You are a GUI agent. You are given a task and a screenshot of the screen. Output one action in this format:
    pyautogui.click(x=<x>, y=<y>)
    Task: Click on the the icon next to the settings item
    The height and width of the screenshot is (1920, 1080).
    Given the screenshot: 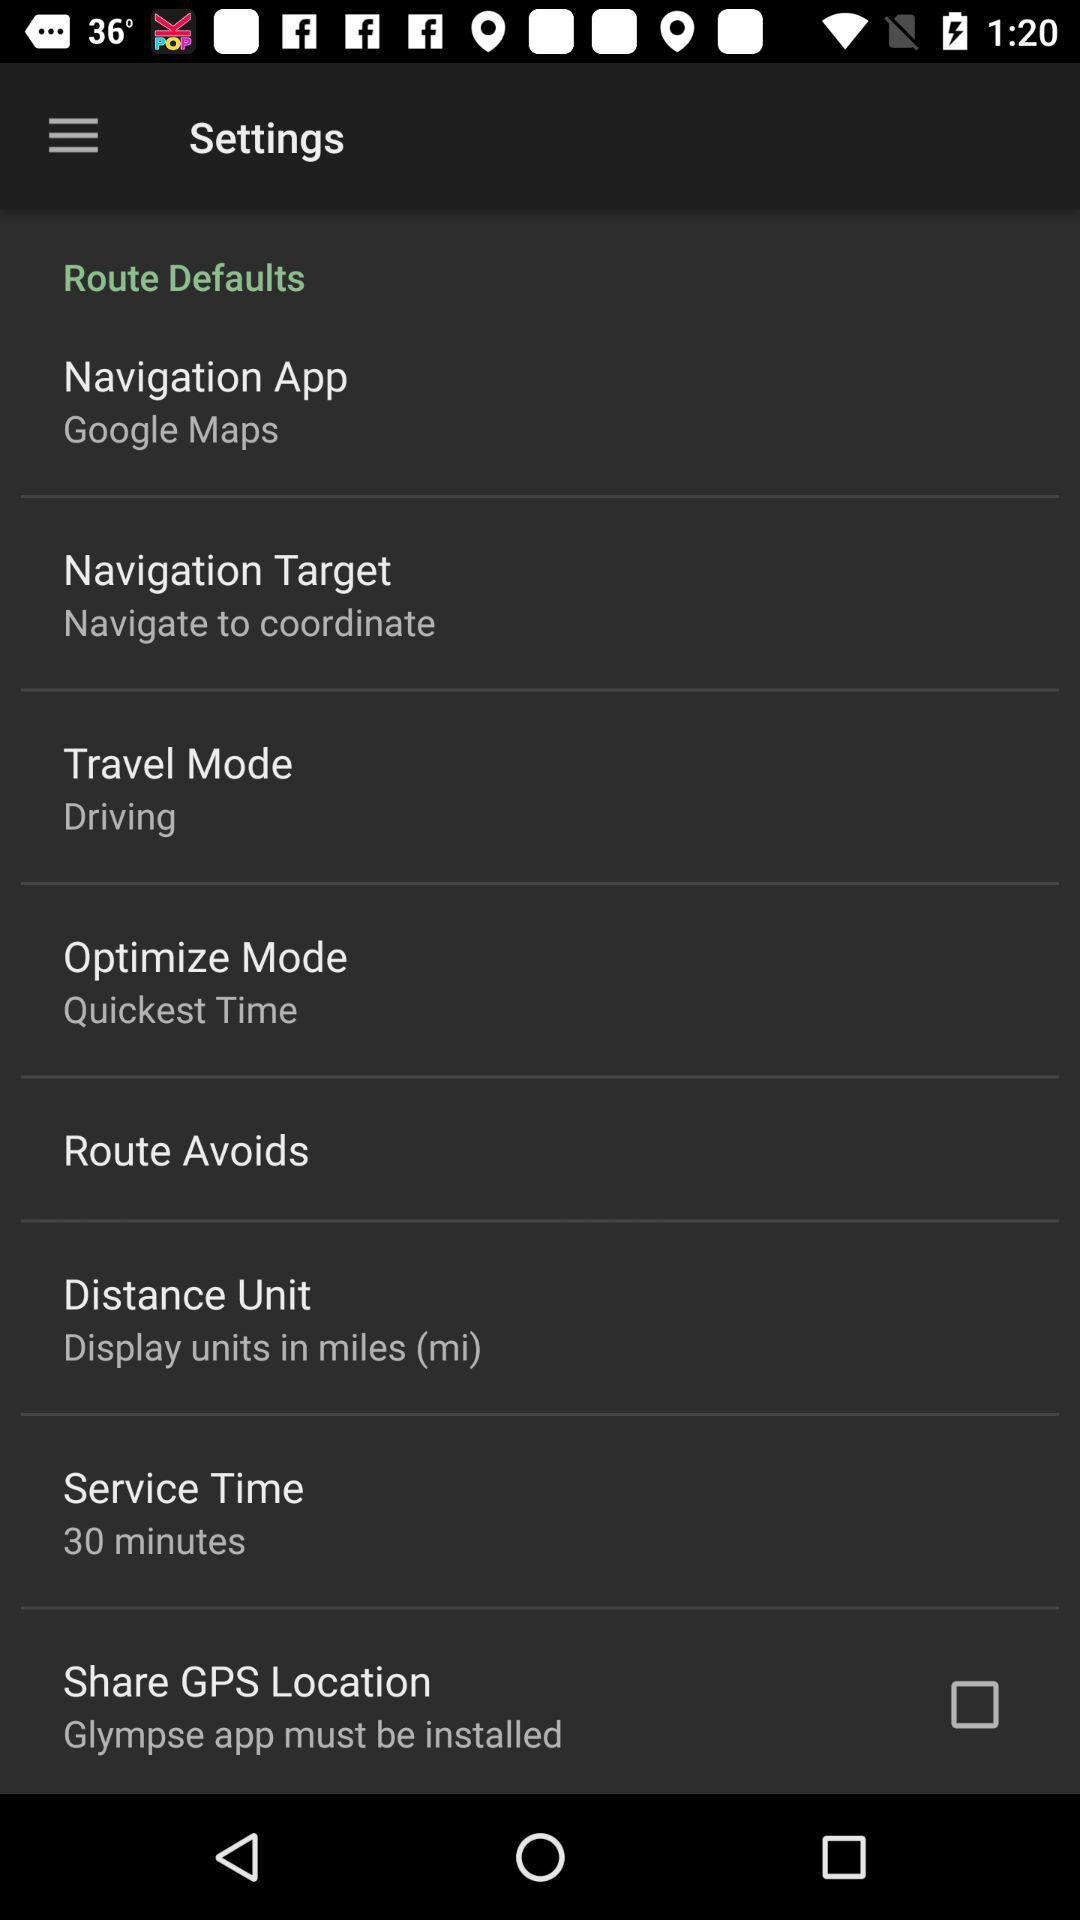 What is the action you would take?
    pyautogui.click(x=72, y=135)
    